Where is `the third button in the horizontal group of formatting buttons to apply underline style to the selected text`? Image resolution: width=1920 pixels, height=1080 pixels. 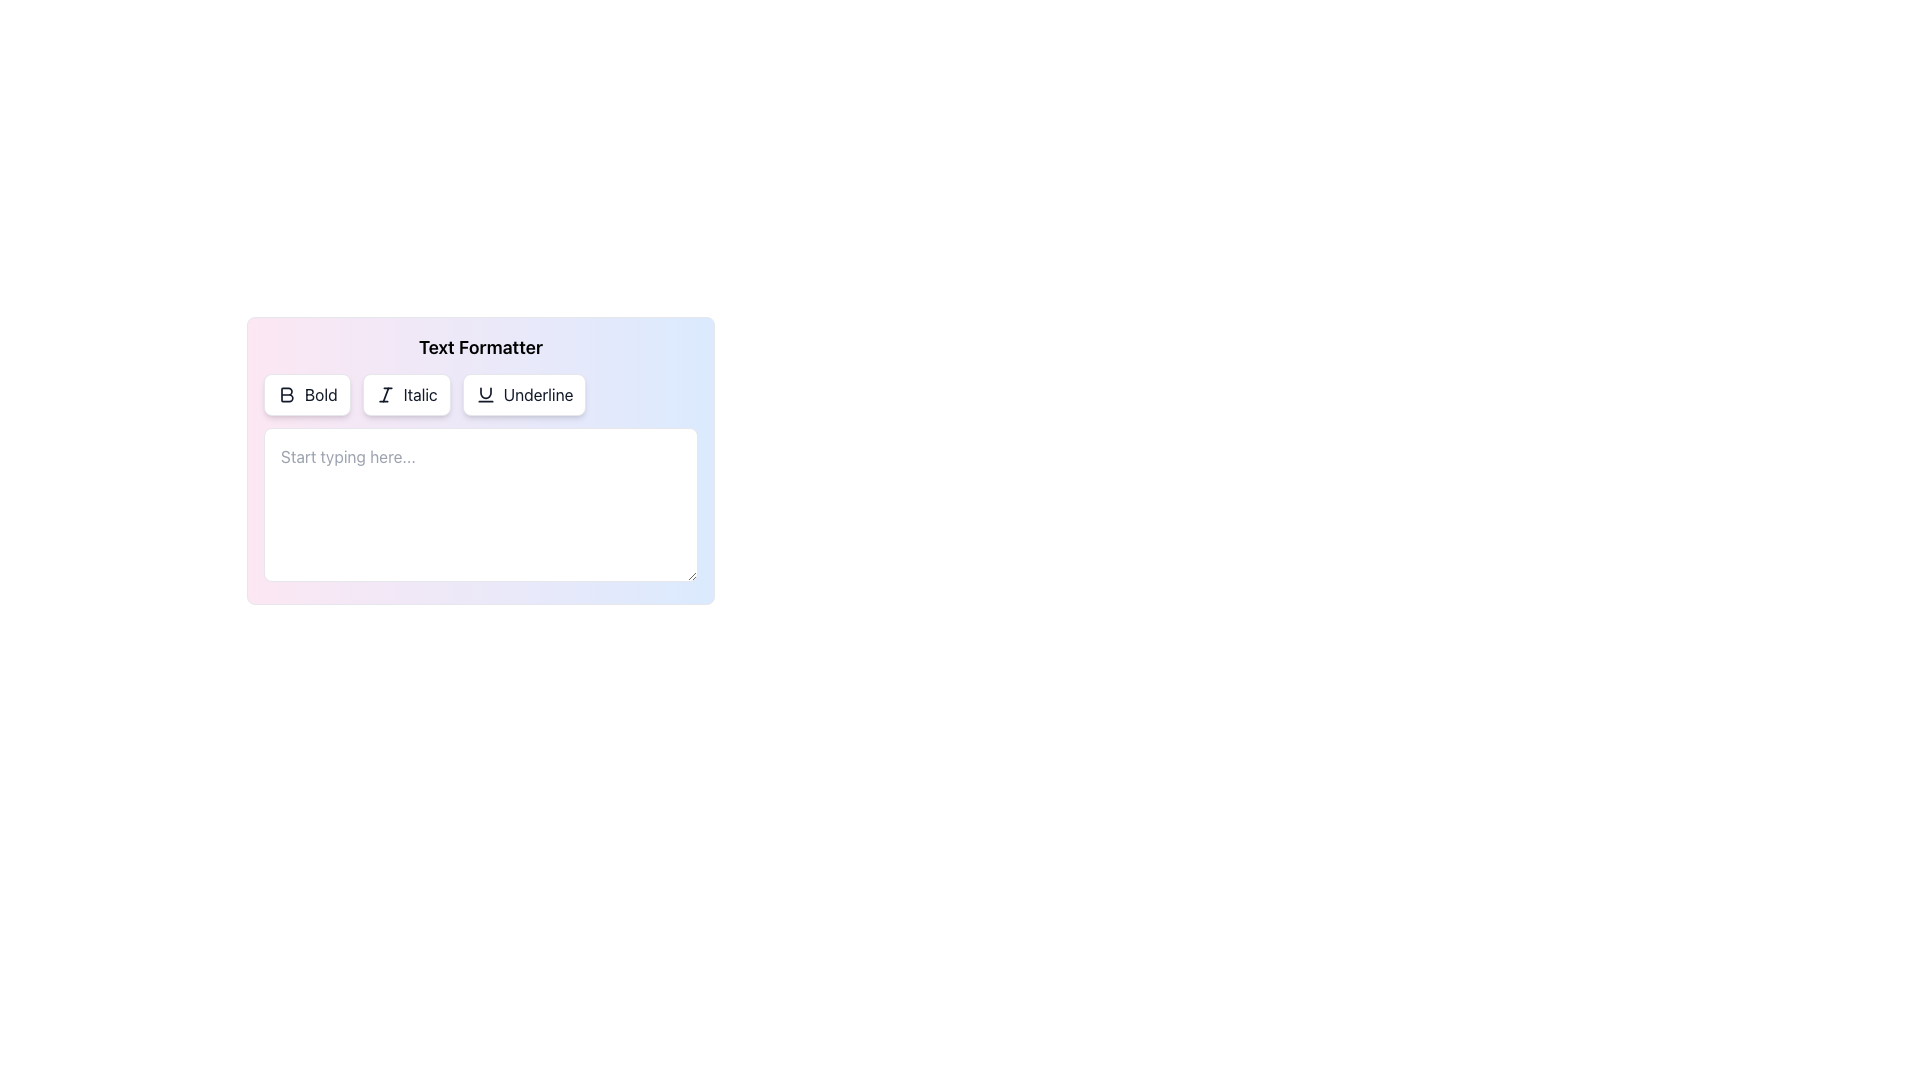 the third button in the horizontal group of formatting buttons to apply underline style to the selected text is located at coordinates (524, 394).